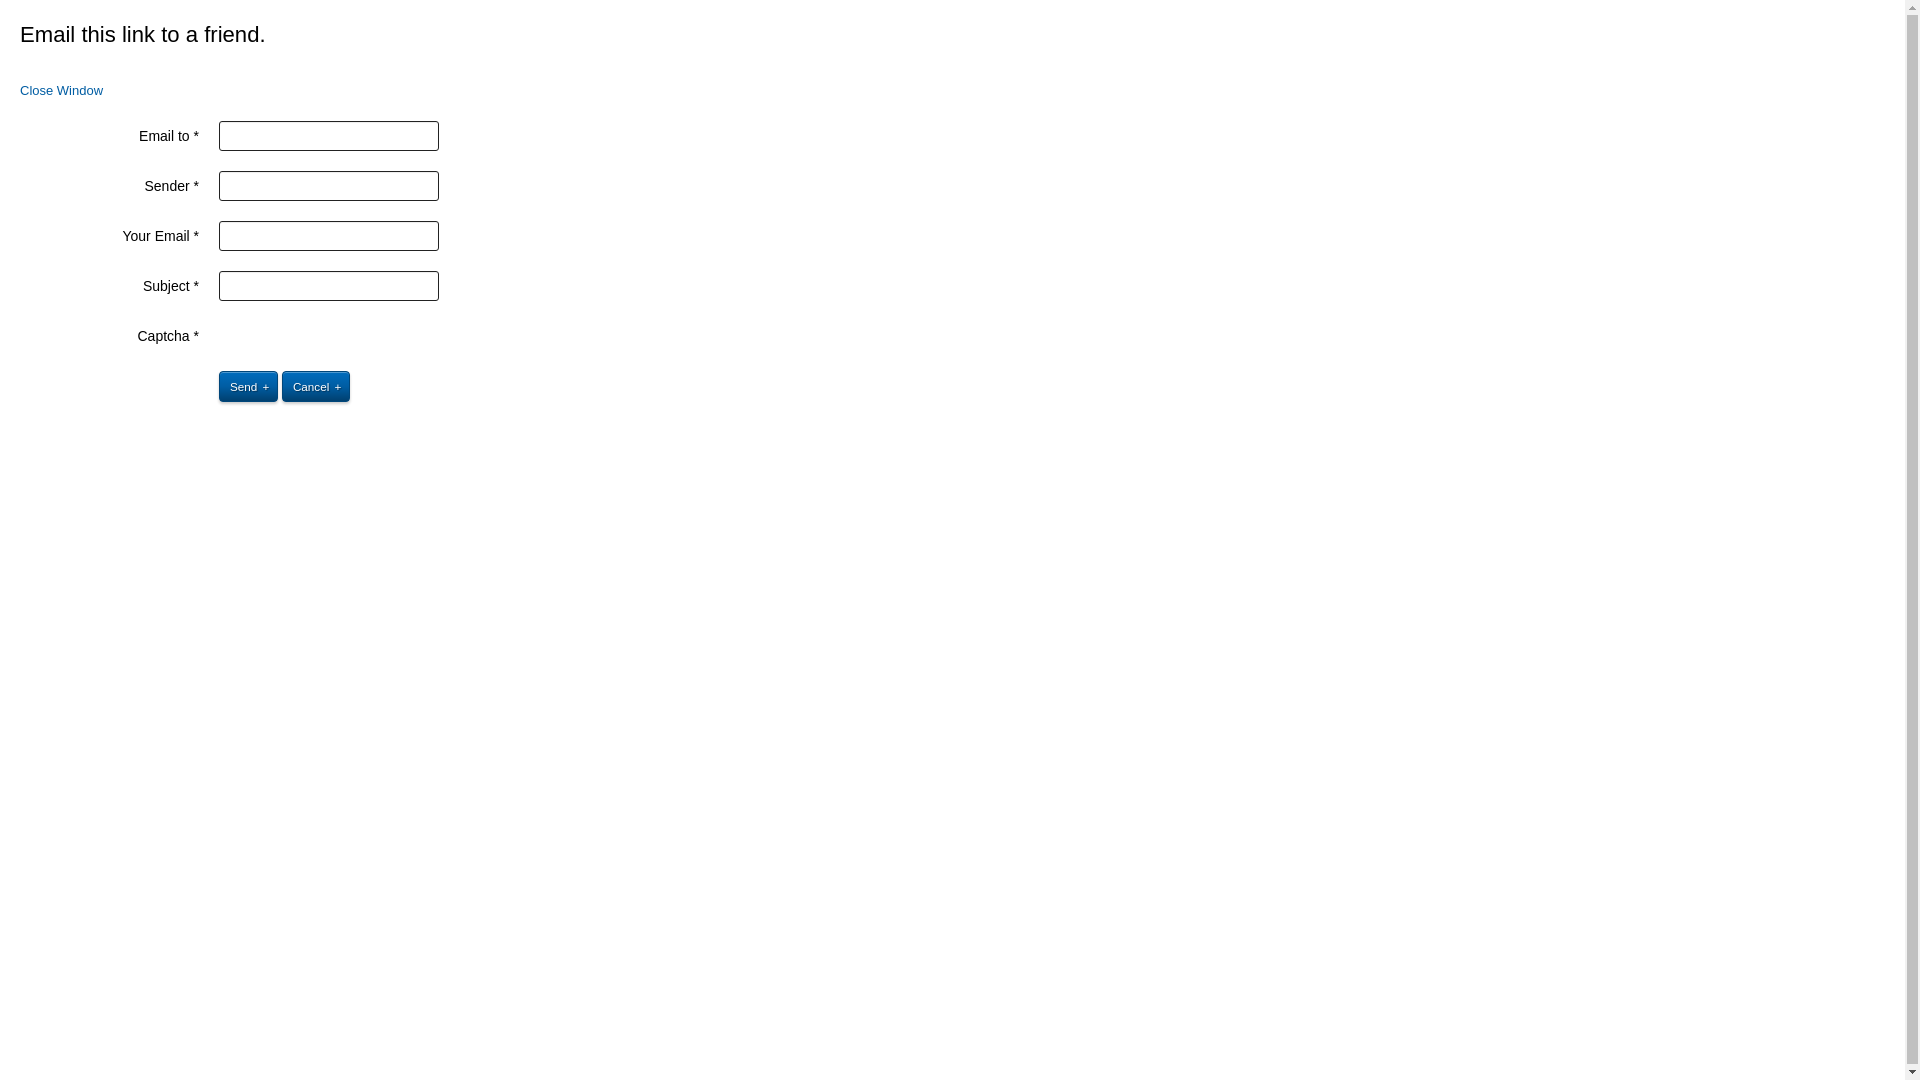 The height and width of the screenshot is (1080, 1920). I want to click on 'Send', so click(247, 386).